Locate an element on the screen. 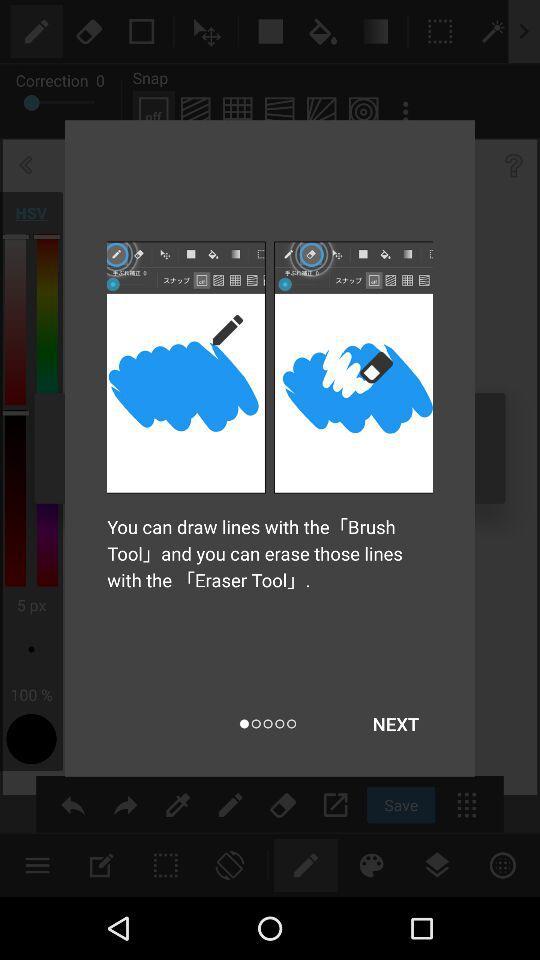 The height and width of the screenshot is (960, 540). the item below you can draw is located at coordinates (395, 723).